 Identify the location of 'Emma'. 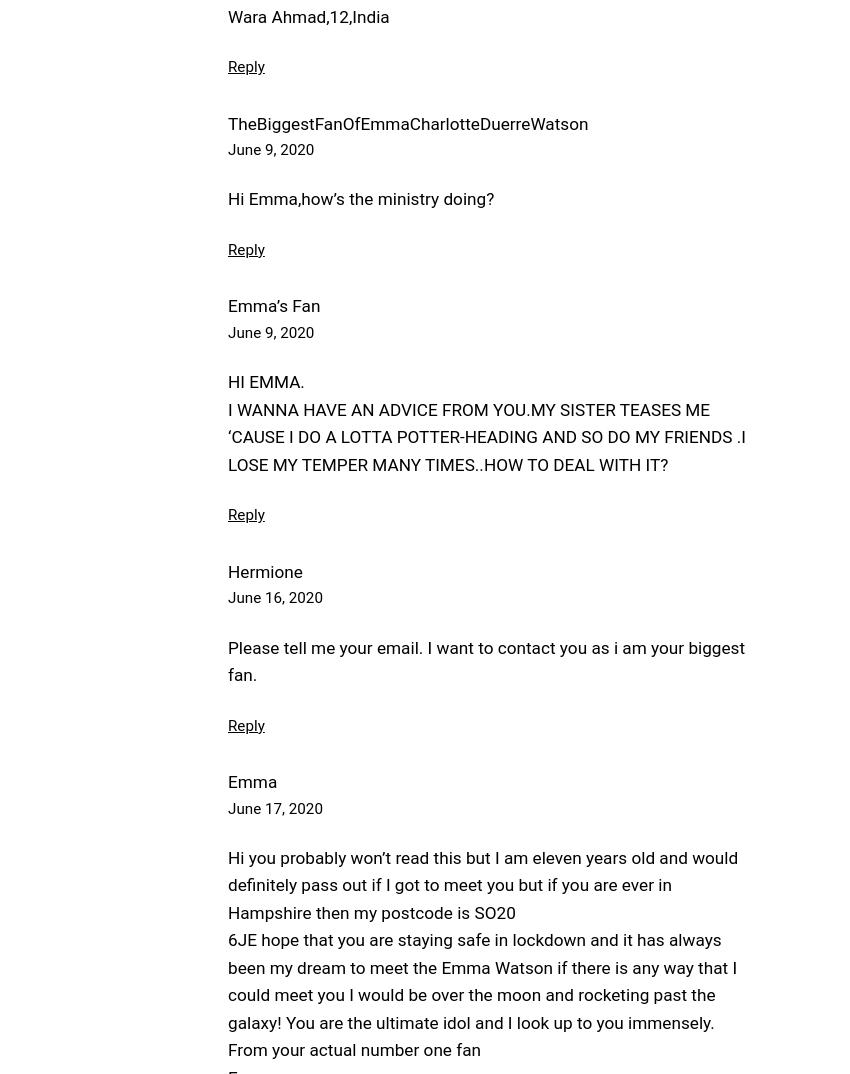
(252, 780).